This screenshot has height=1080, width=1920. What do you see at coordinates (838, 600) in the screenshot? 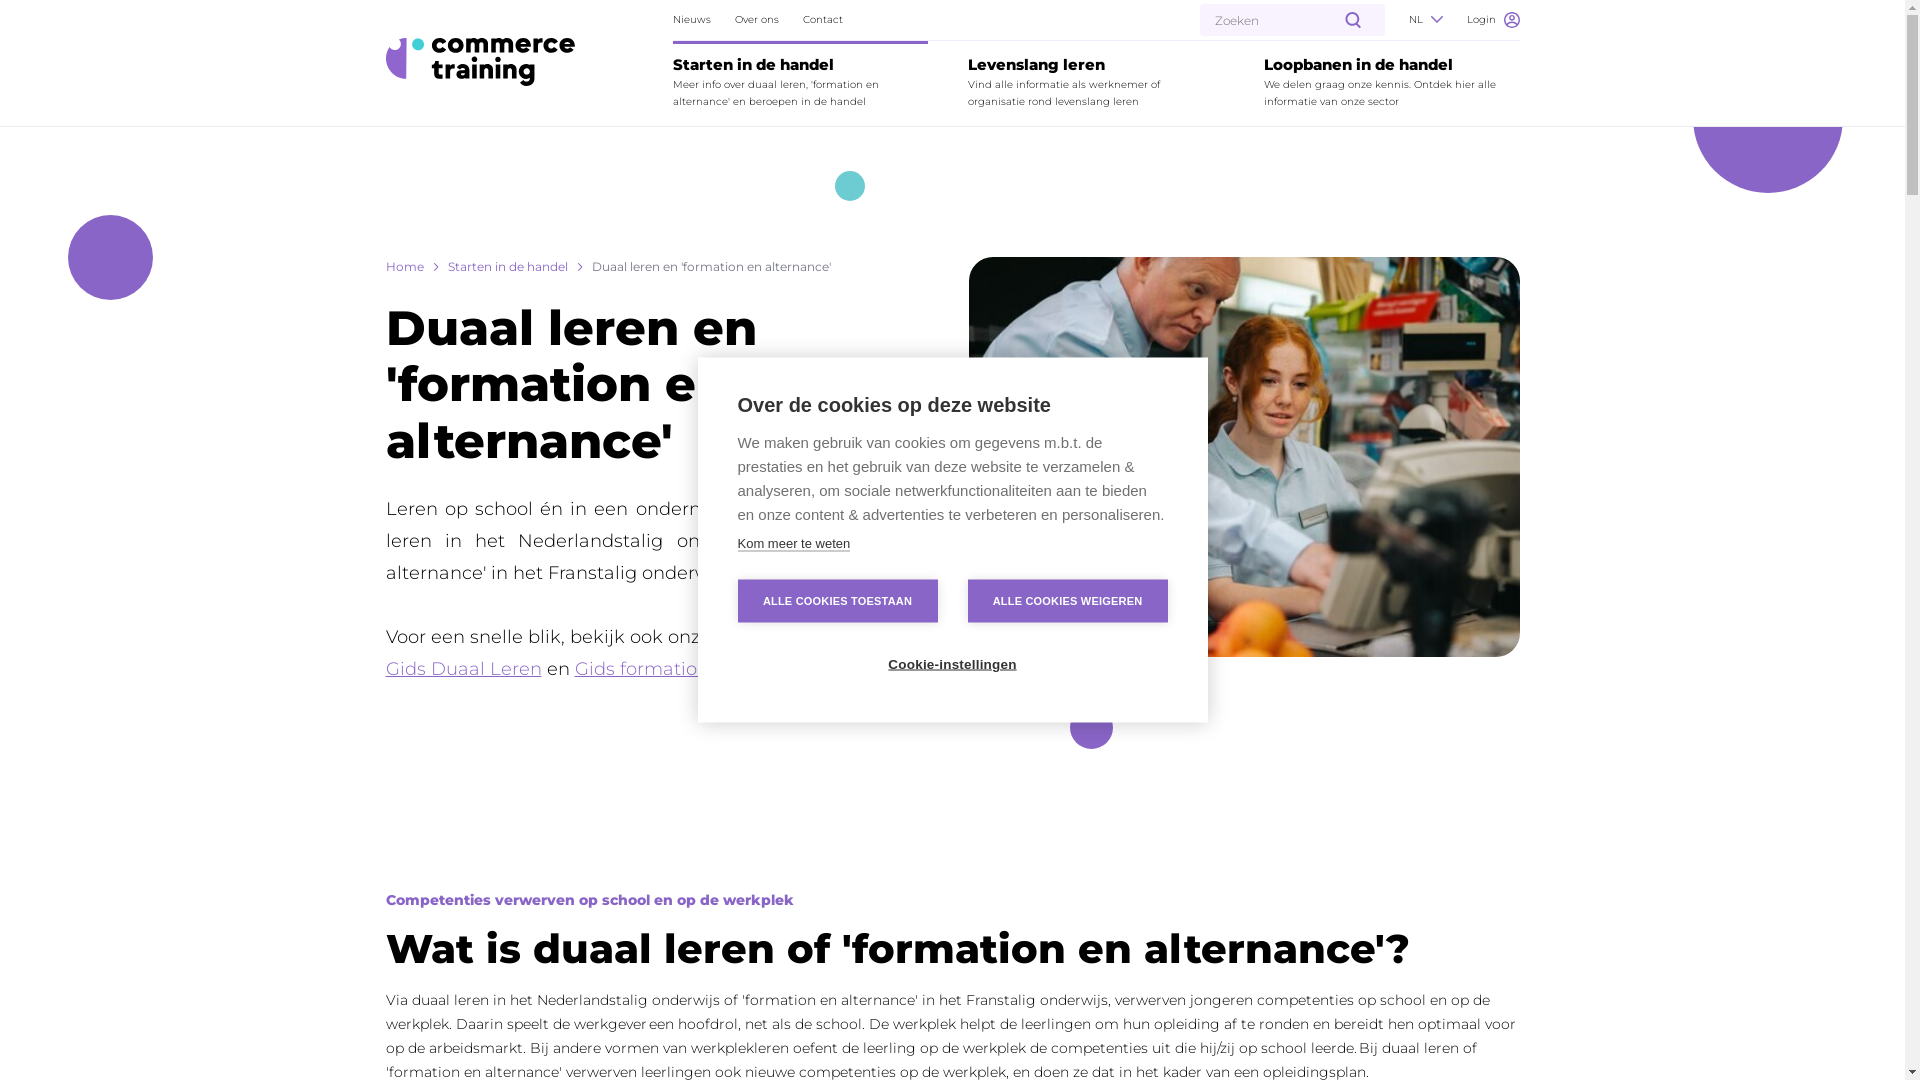
I see `'ALLE COOKIES TOESTAAN'` at bounding box center [838, 600].